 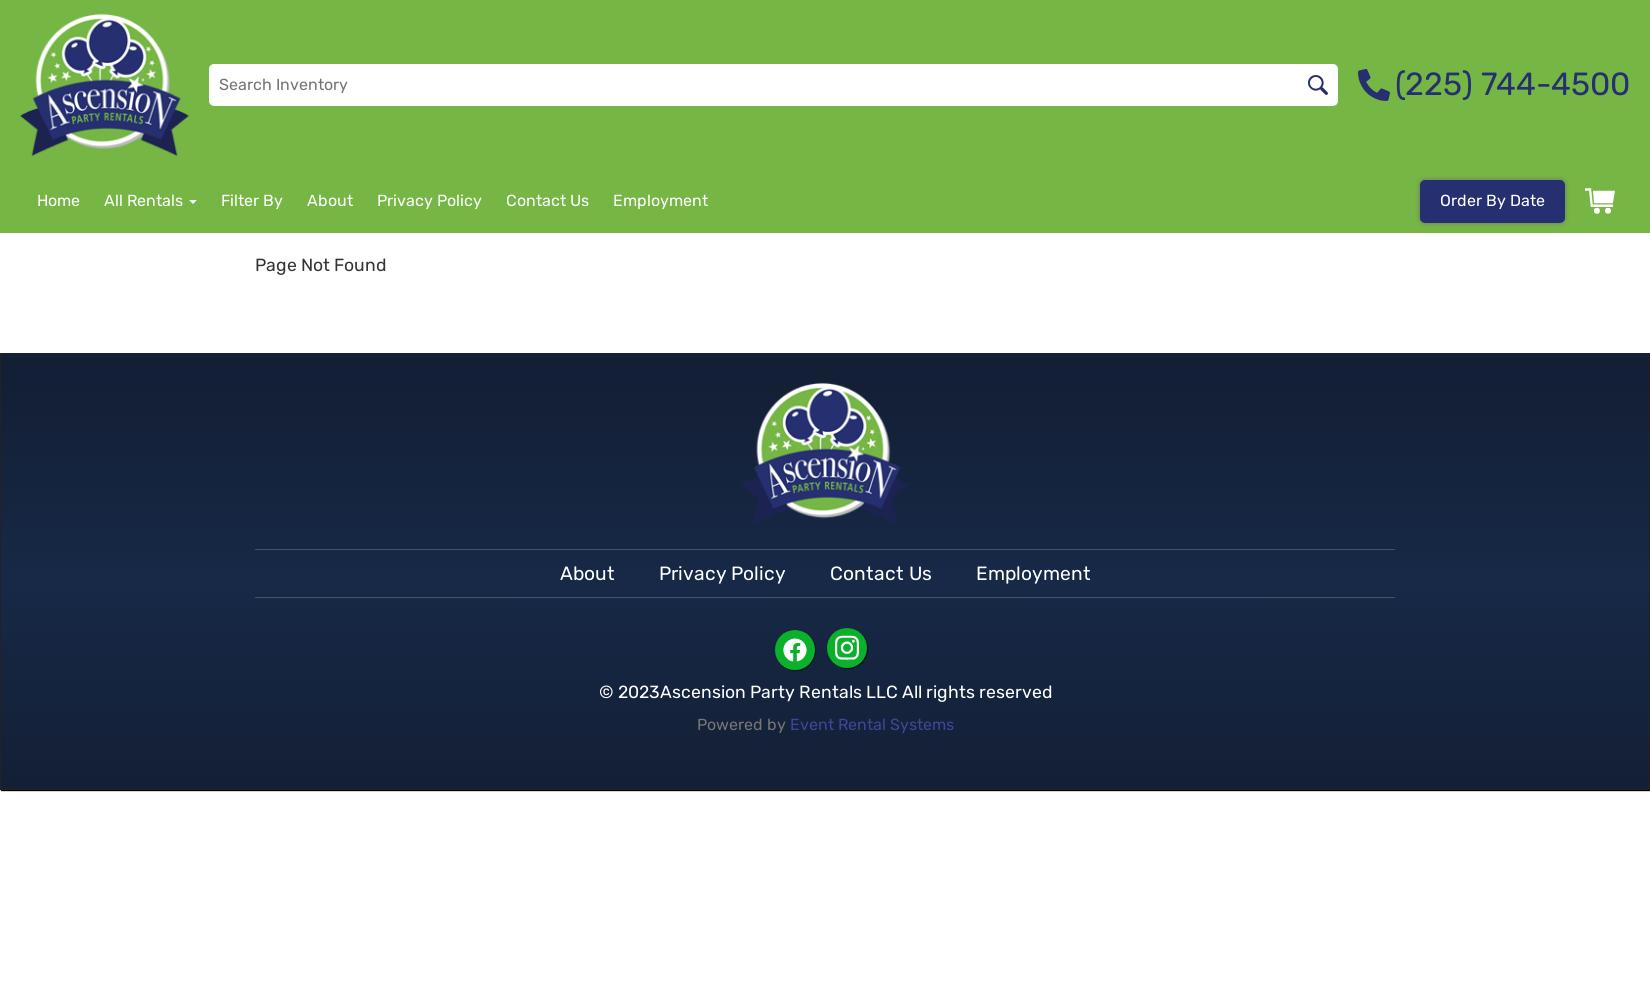 I want to click on '2023Ascension Party Rentals LLC  All rights reserved', so click(x=834, y=690).